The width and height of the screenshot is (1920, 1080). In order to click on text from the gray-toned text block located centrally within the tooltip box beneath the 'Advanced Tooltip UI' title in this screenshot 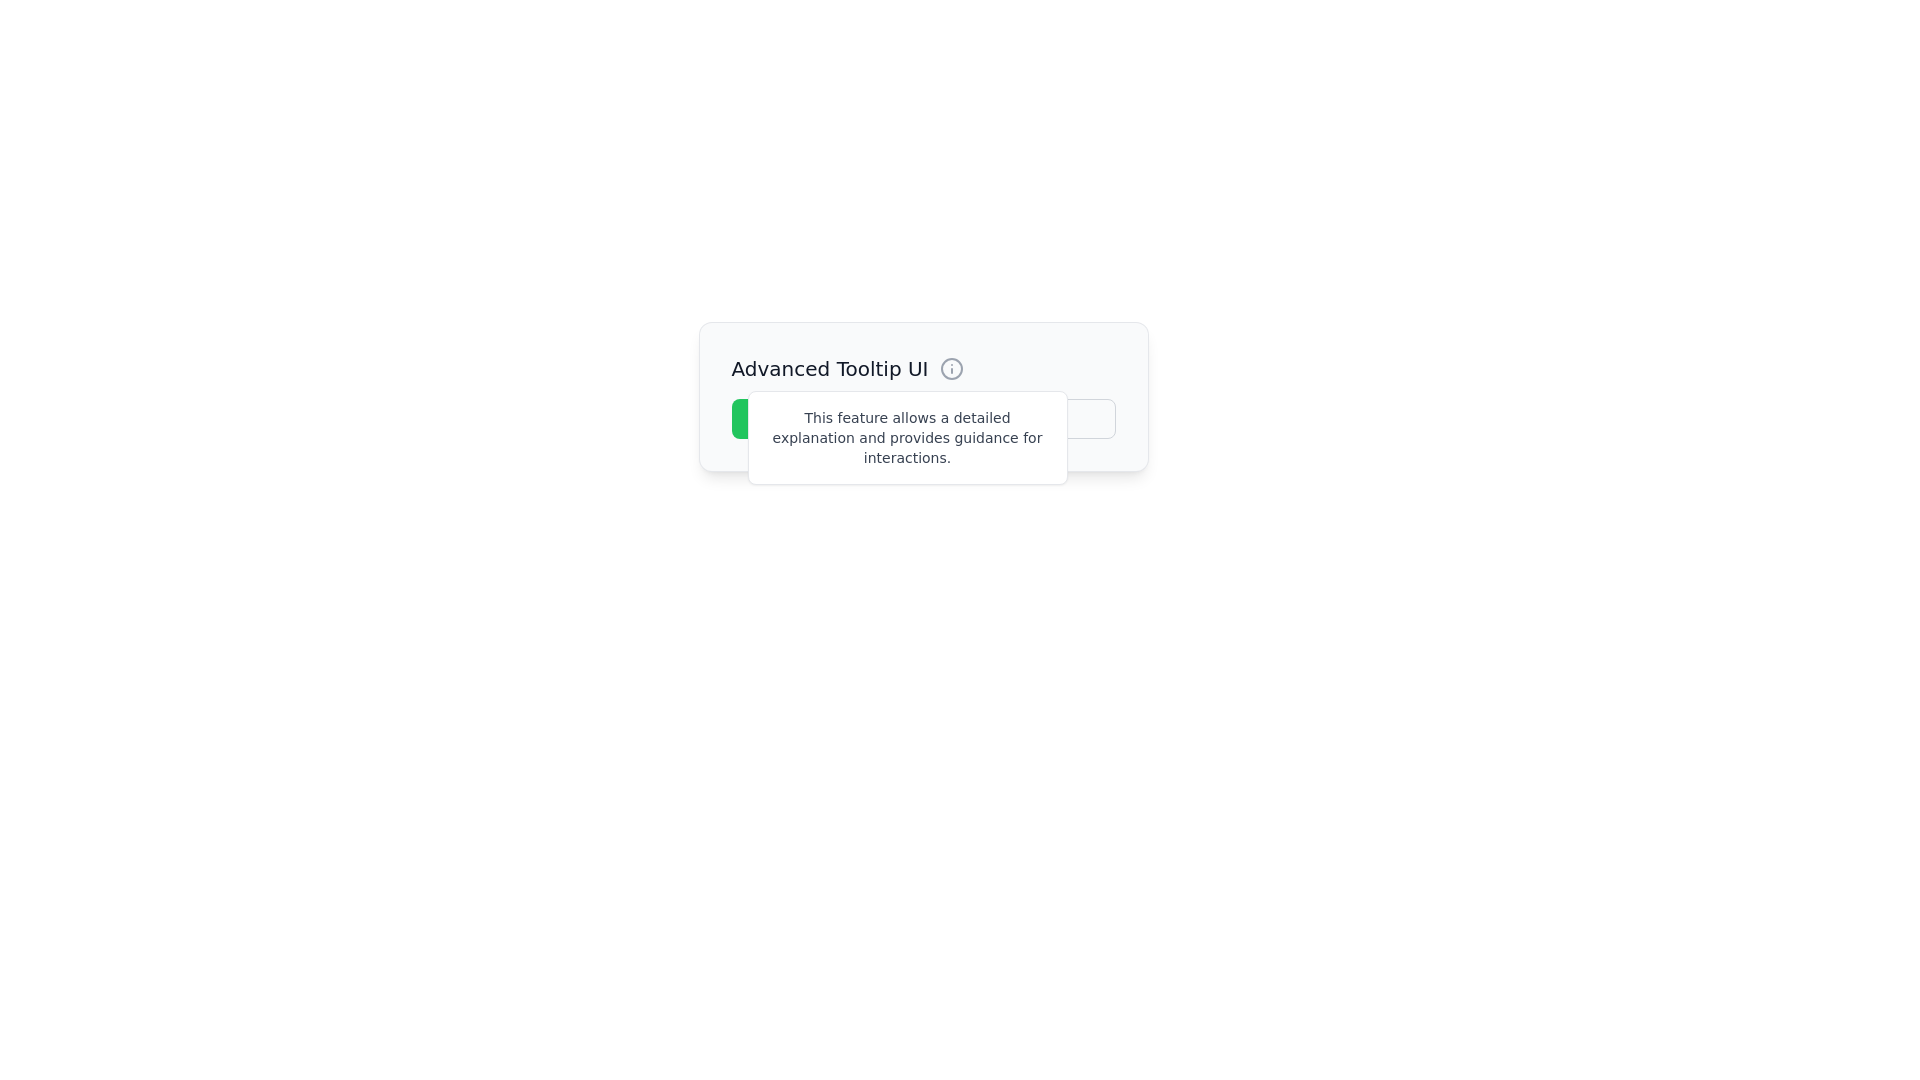, I will do `click(906, 437)`.